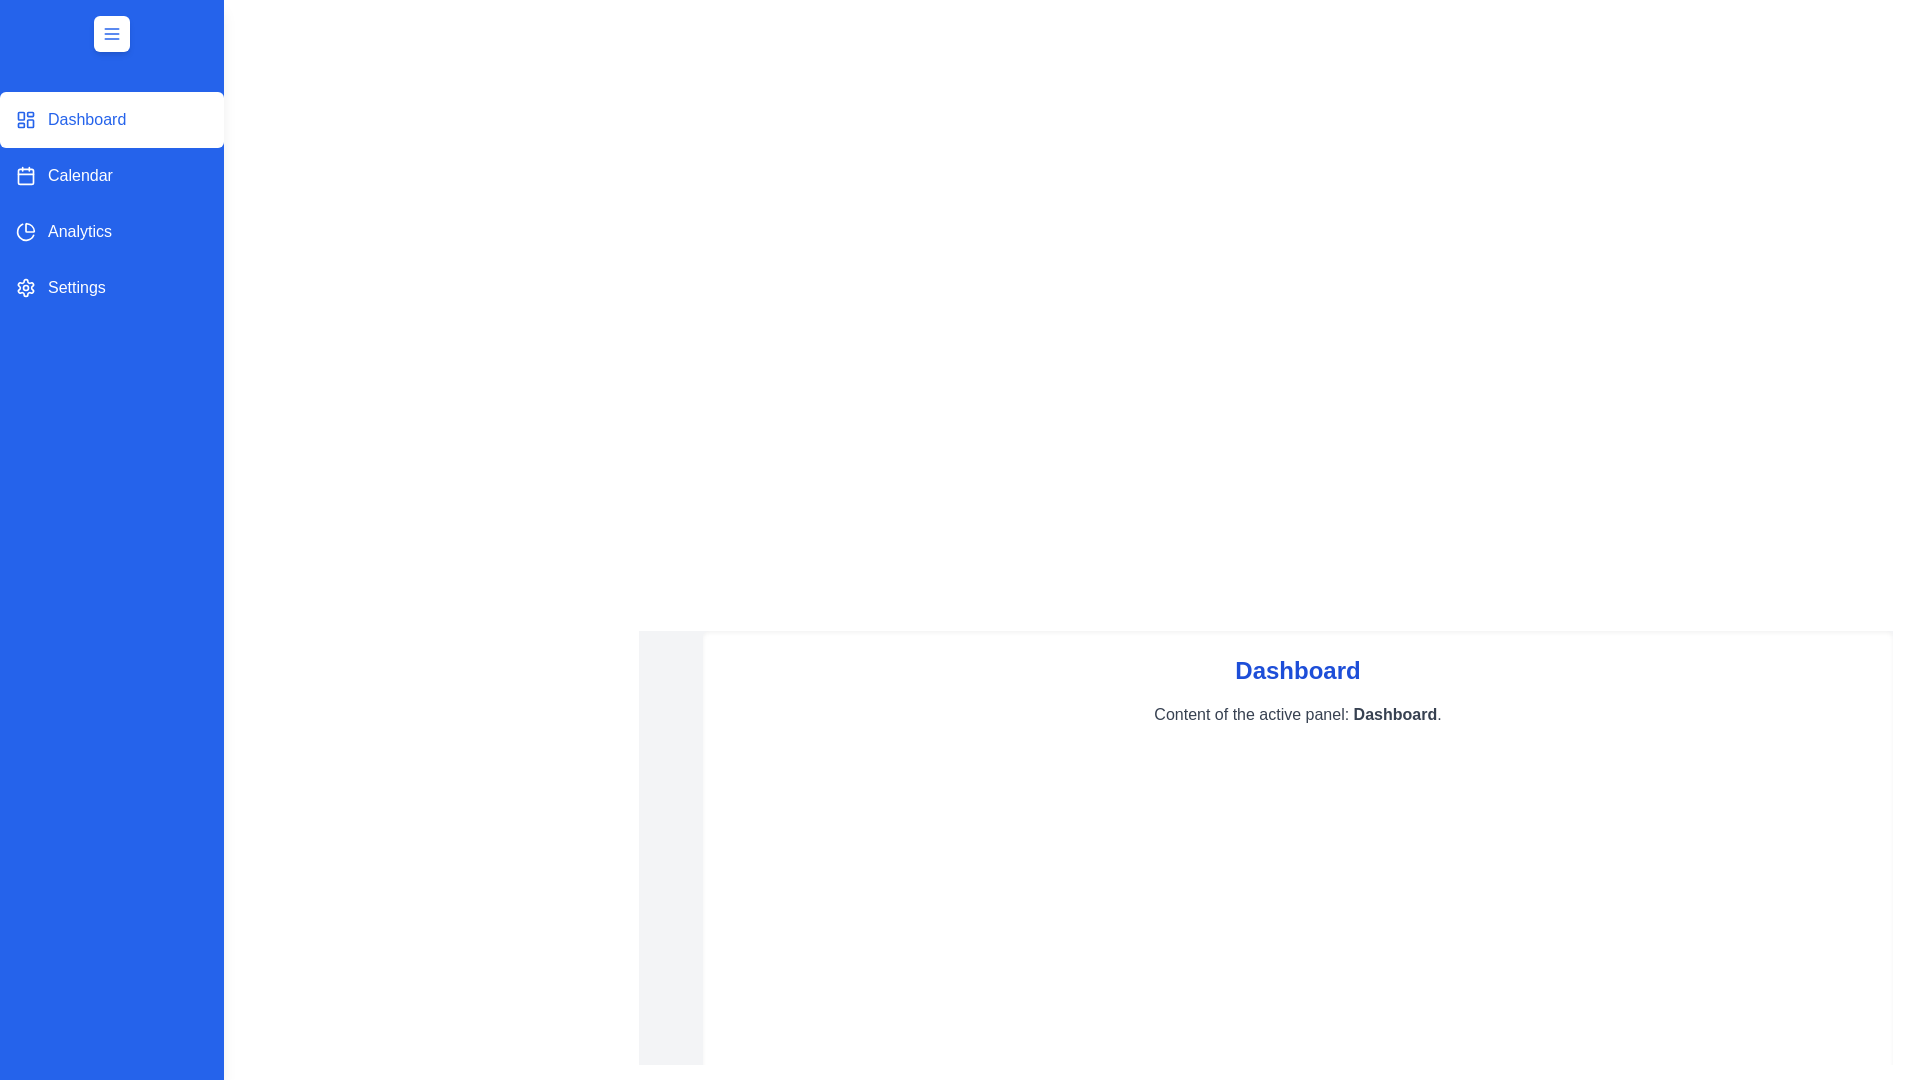  What do you see at coordinates (110, 230) in the screenshot?
I see `the panel labeled Analytics in the sidebar` at bounding box center [110, 230].